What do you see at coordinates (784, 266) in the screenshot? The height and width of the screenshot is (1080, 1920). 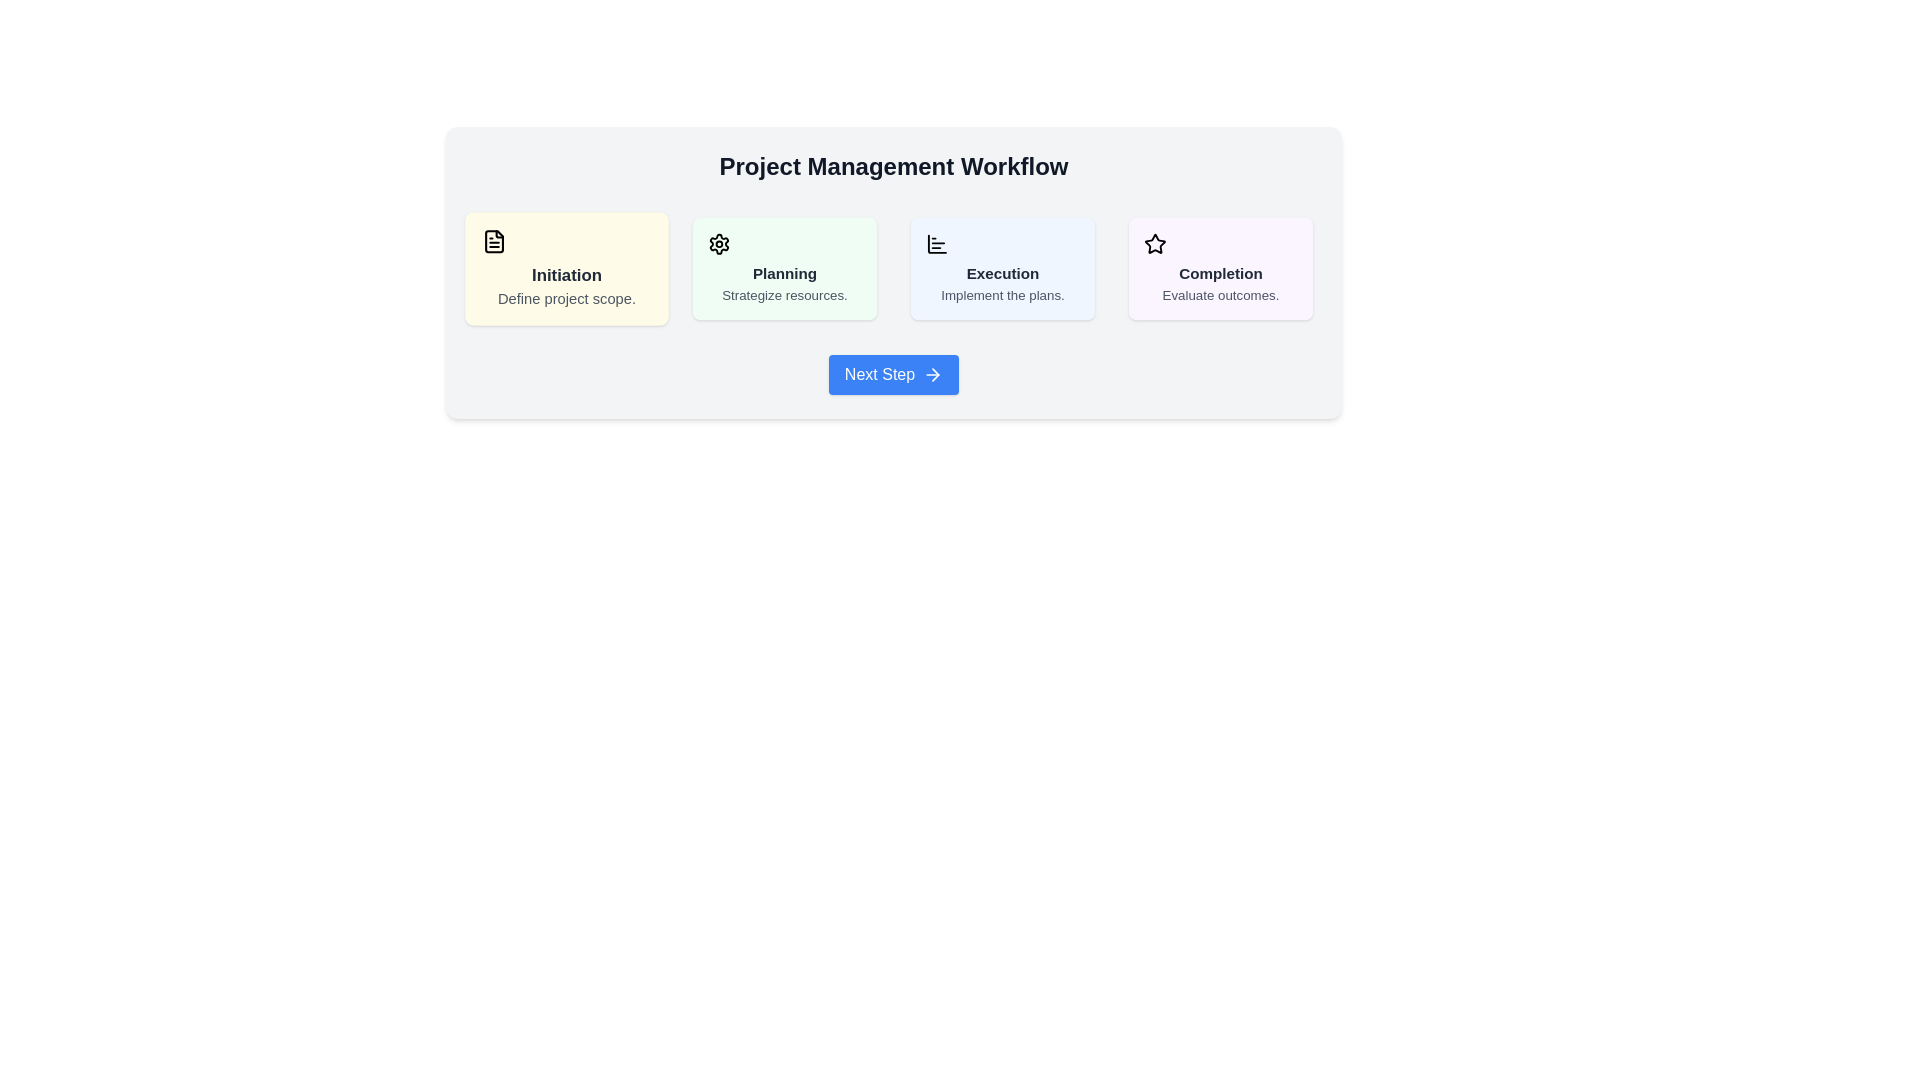 I see `the 'Planning' phase card in the Project Management Workflow` at bounding box center [784, 266].